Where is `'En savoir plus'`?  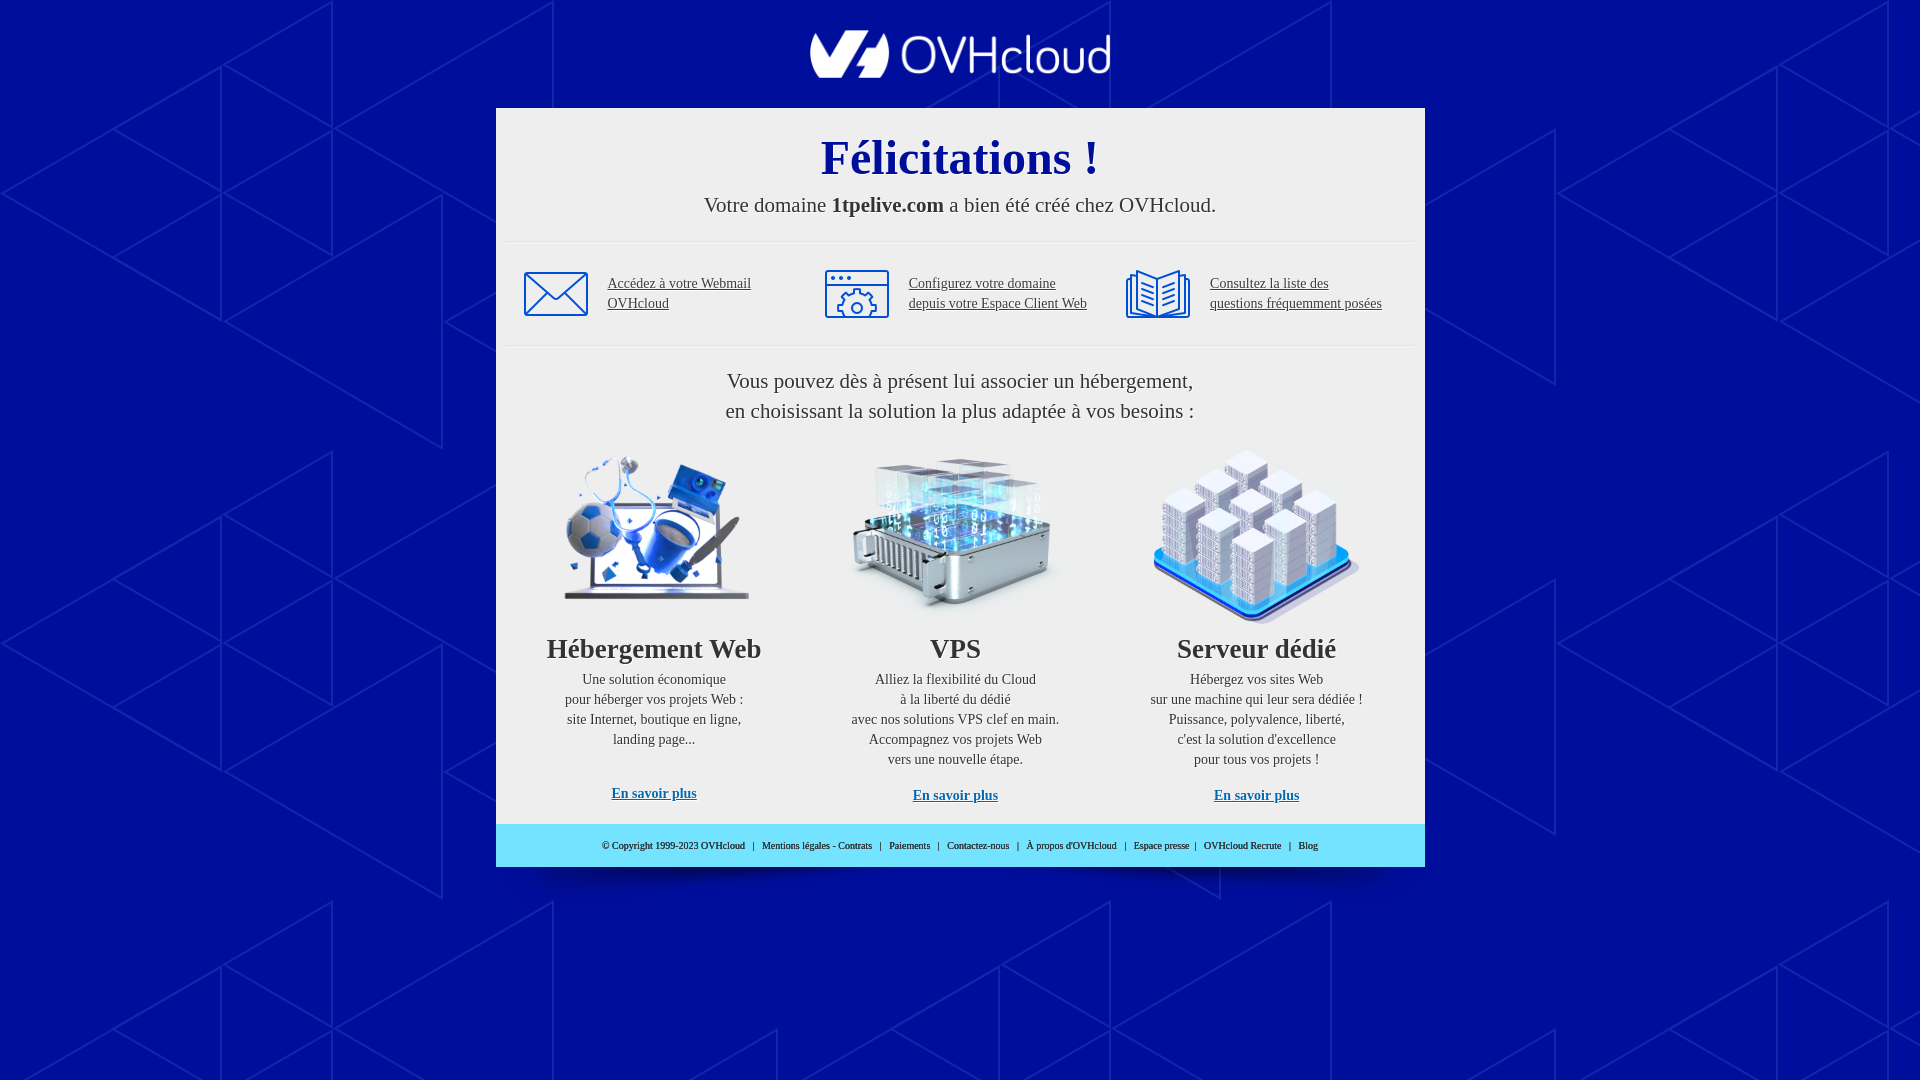
'En savoir plus' is located at coordinates (954, 794).